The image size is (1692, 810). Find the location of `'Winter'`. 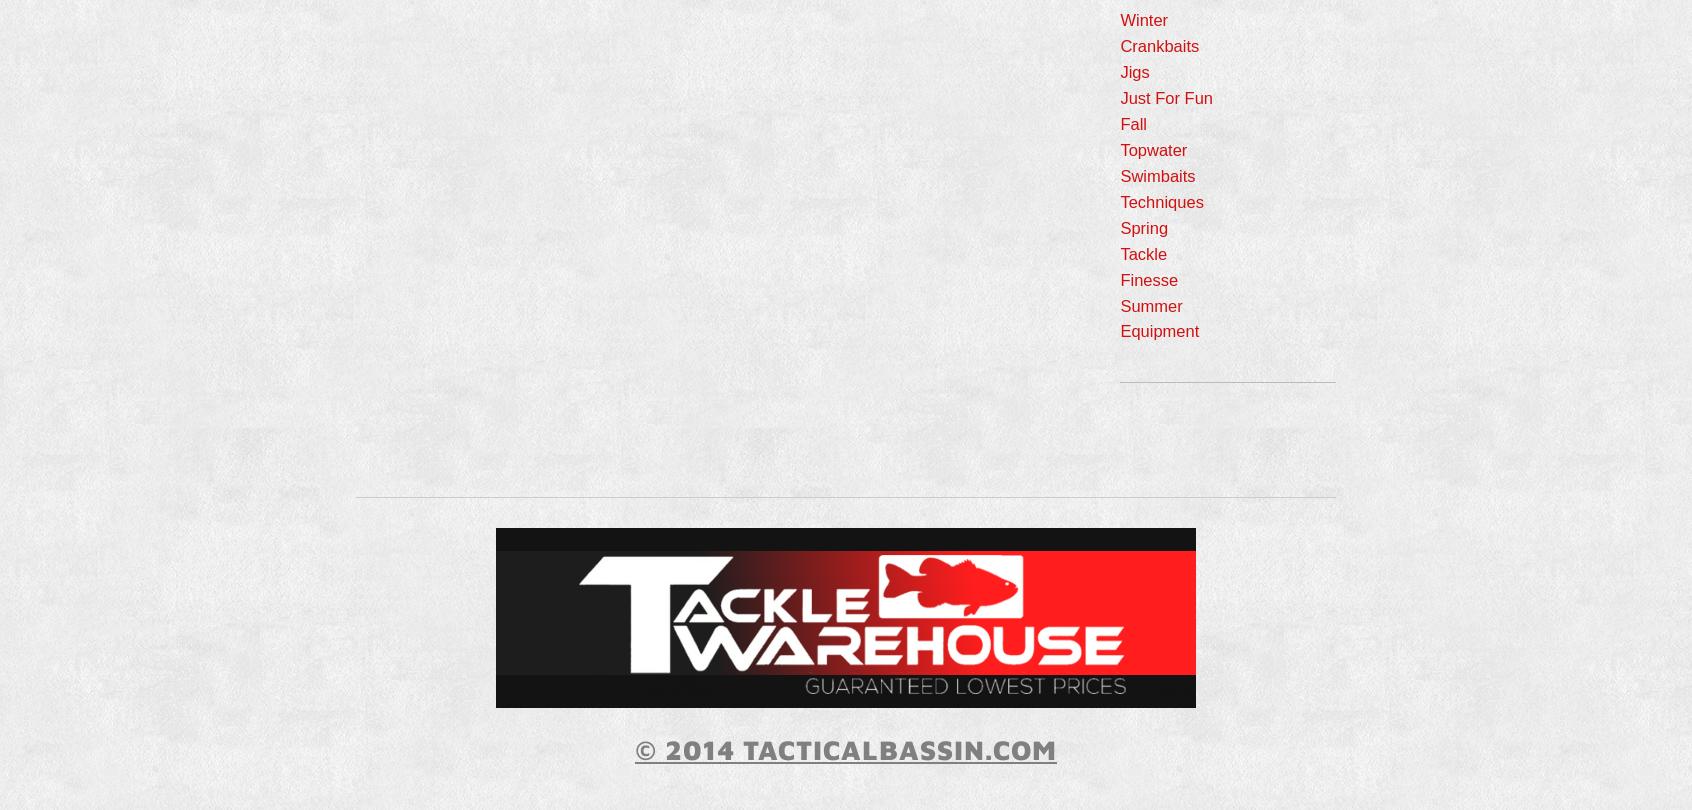

'Winter' is located at coordinates (1142, 20).